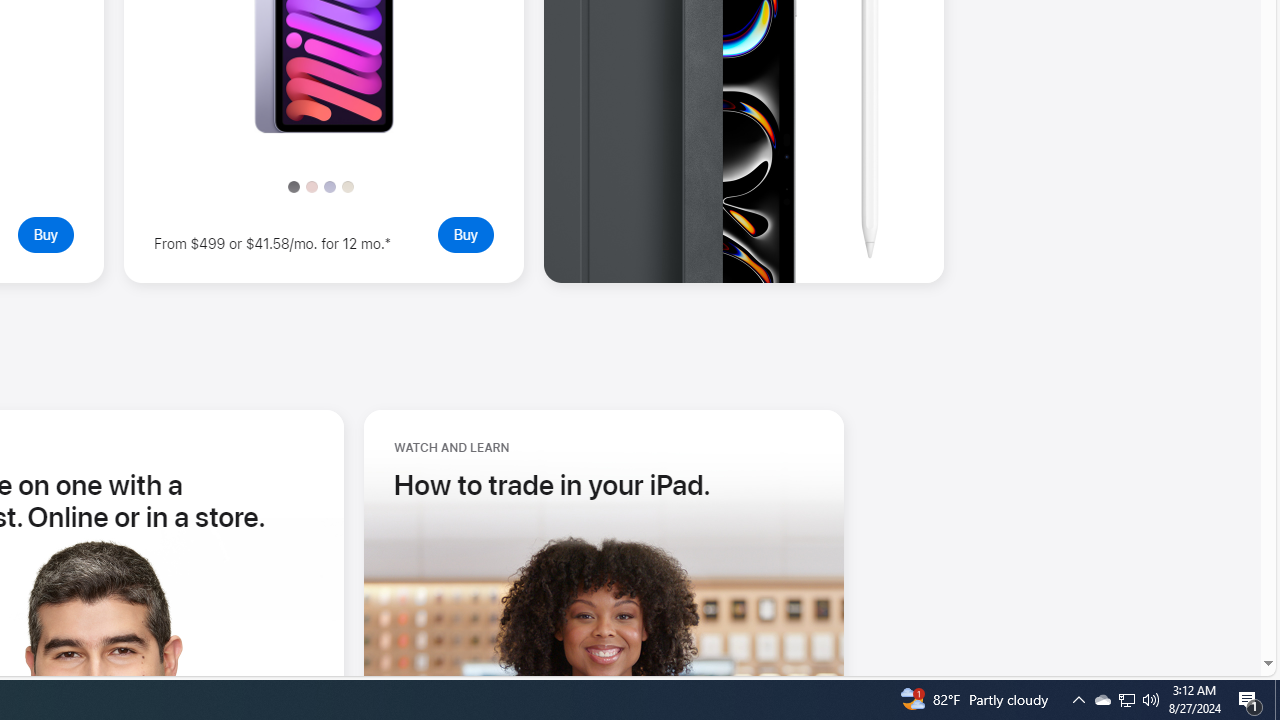  What do you see at coordinates (348, 186) in the screenshot?
I see `'Starlight'` at bounding box center [348, 186].